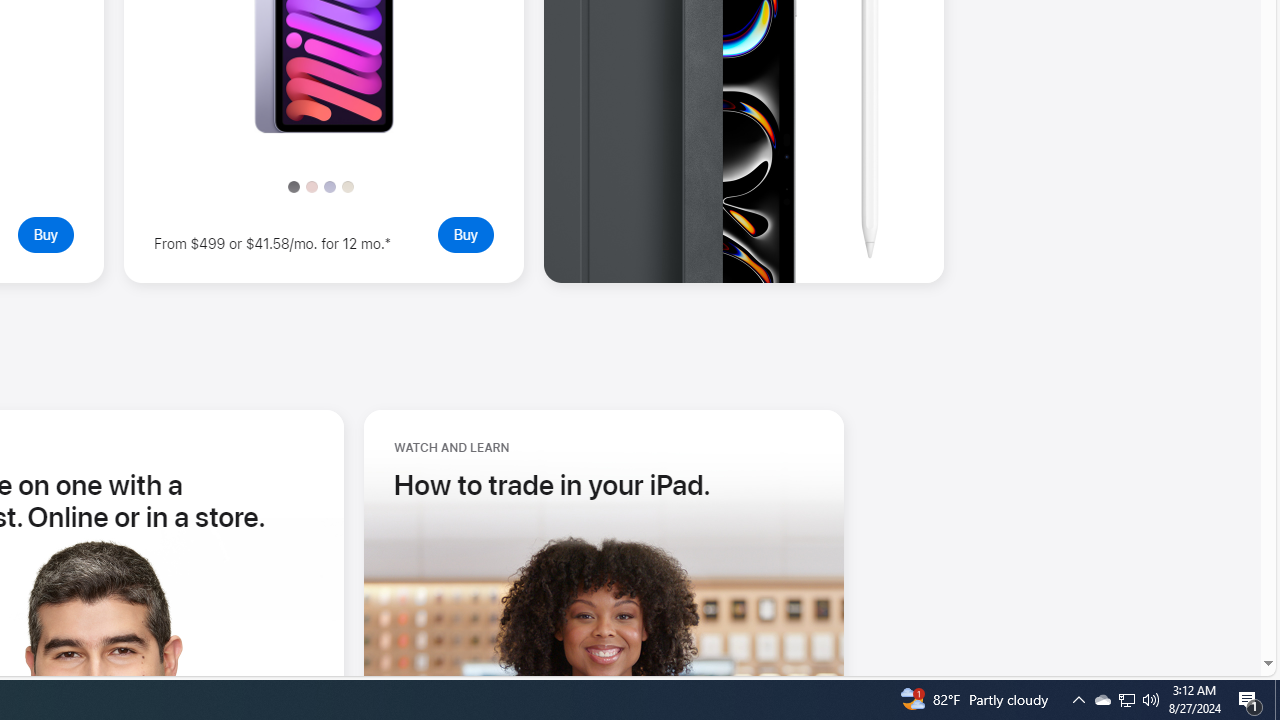  What do you see at coordinates (348, 186) in the screenshot?
I see `'Starlight'` at bounding box center [348, 186].